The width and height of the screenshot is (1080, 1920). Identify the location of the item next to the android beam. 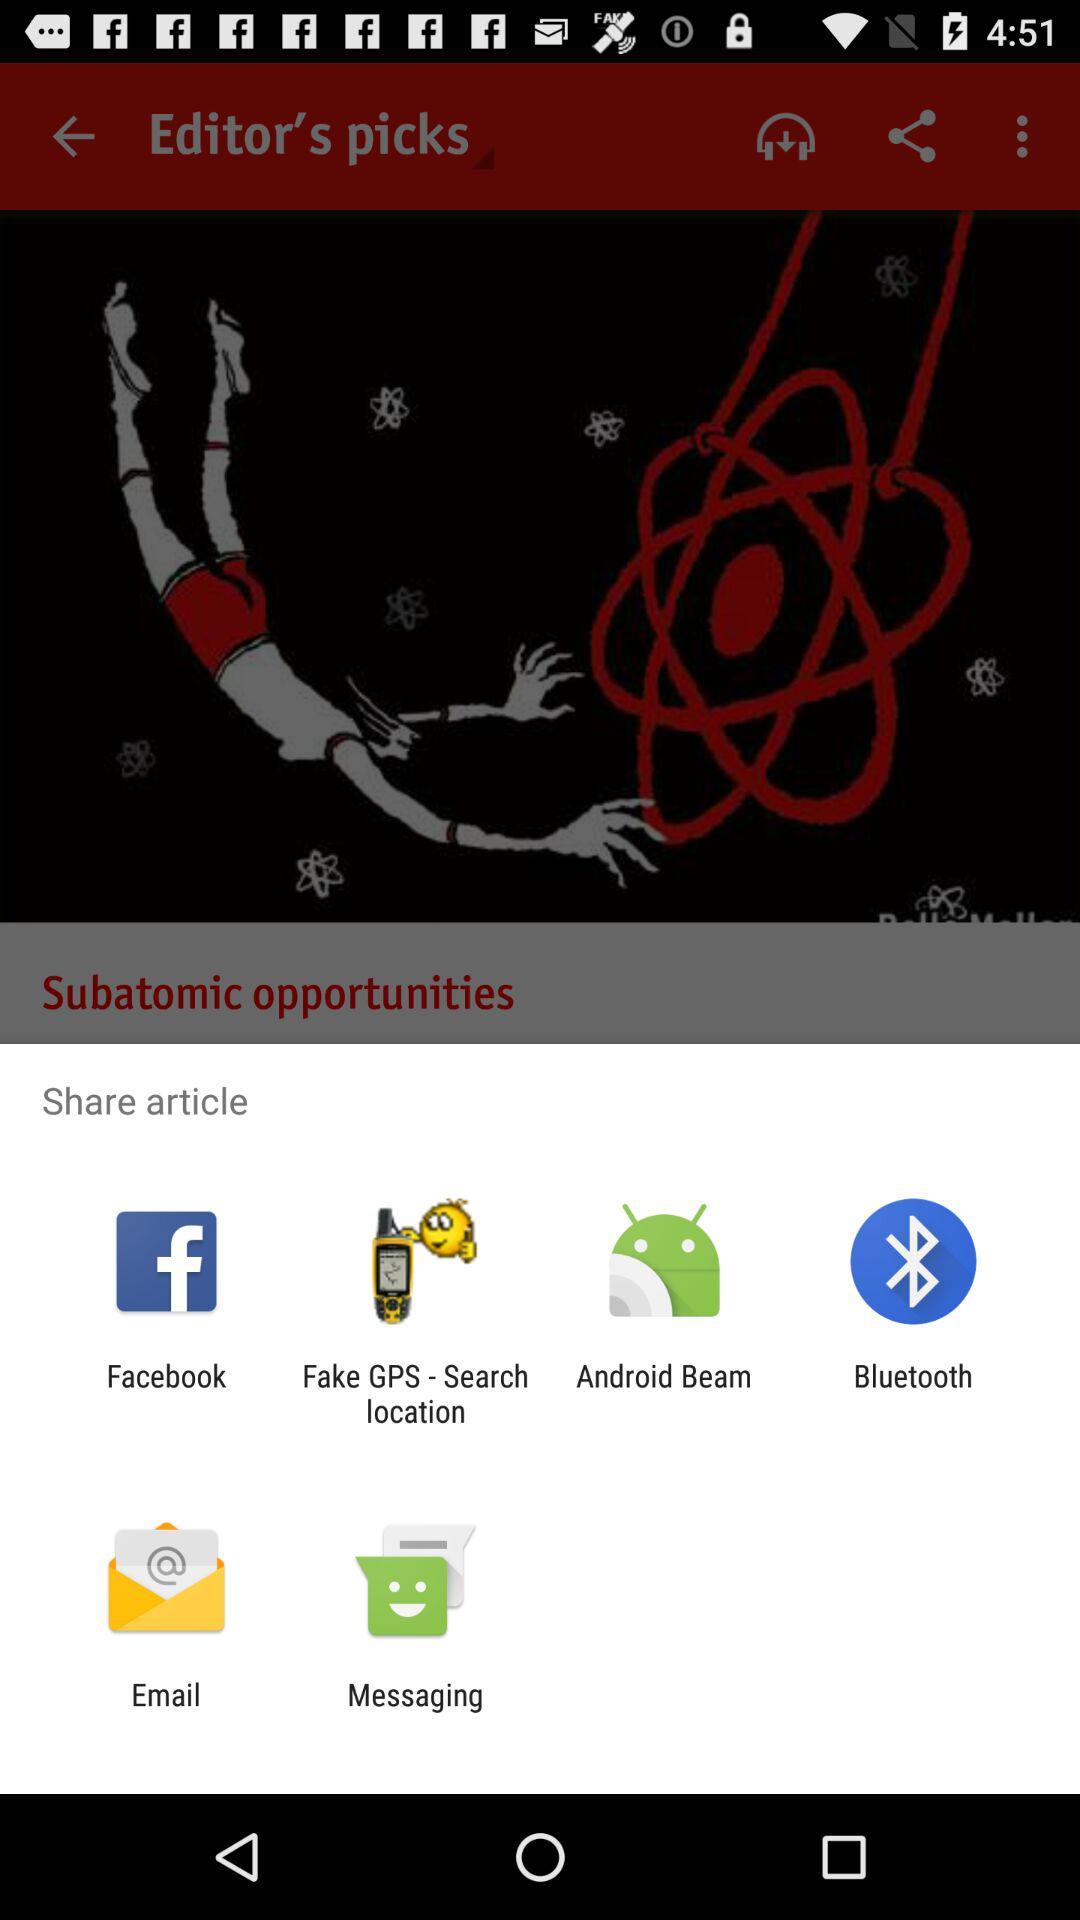
(414, 1392).